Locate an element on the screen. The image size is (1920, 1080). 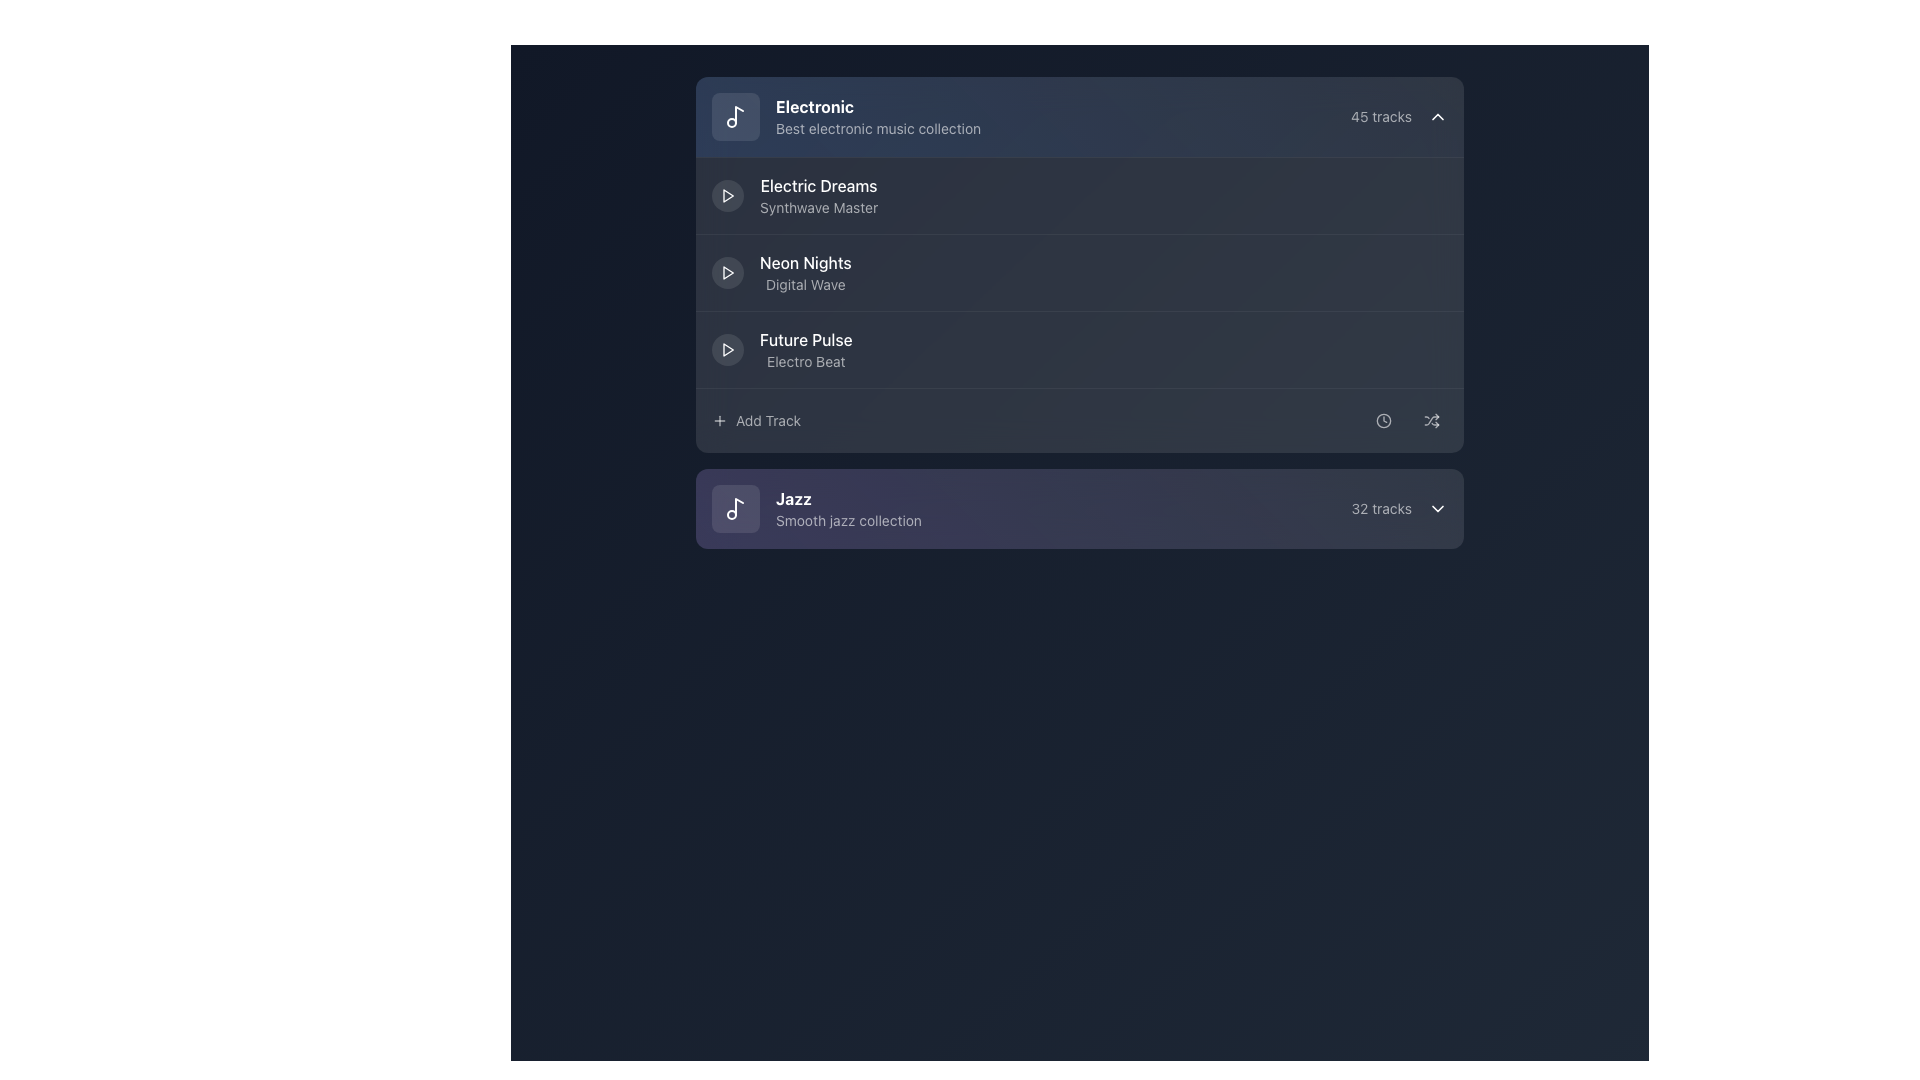
the play button for the 'Future Pulse' track located under the 'Electronic' collection is located at coordinates (727, 349).